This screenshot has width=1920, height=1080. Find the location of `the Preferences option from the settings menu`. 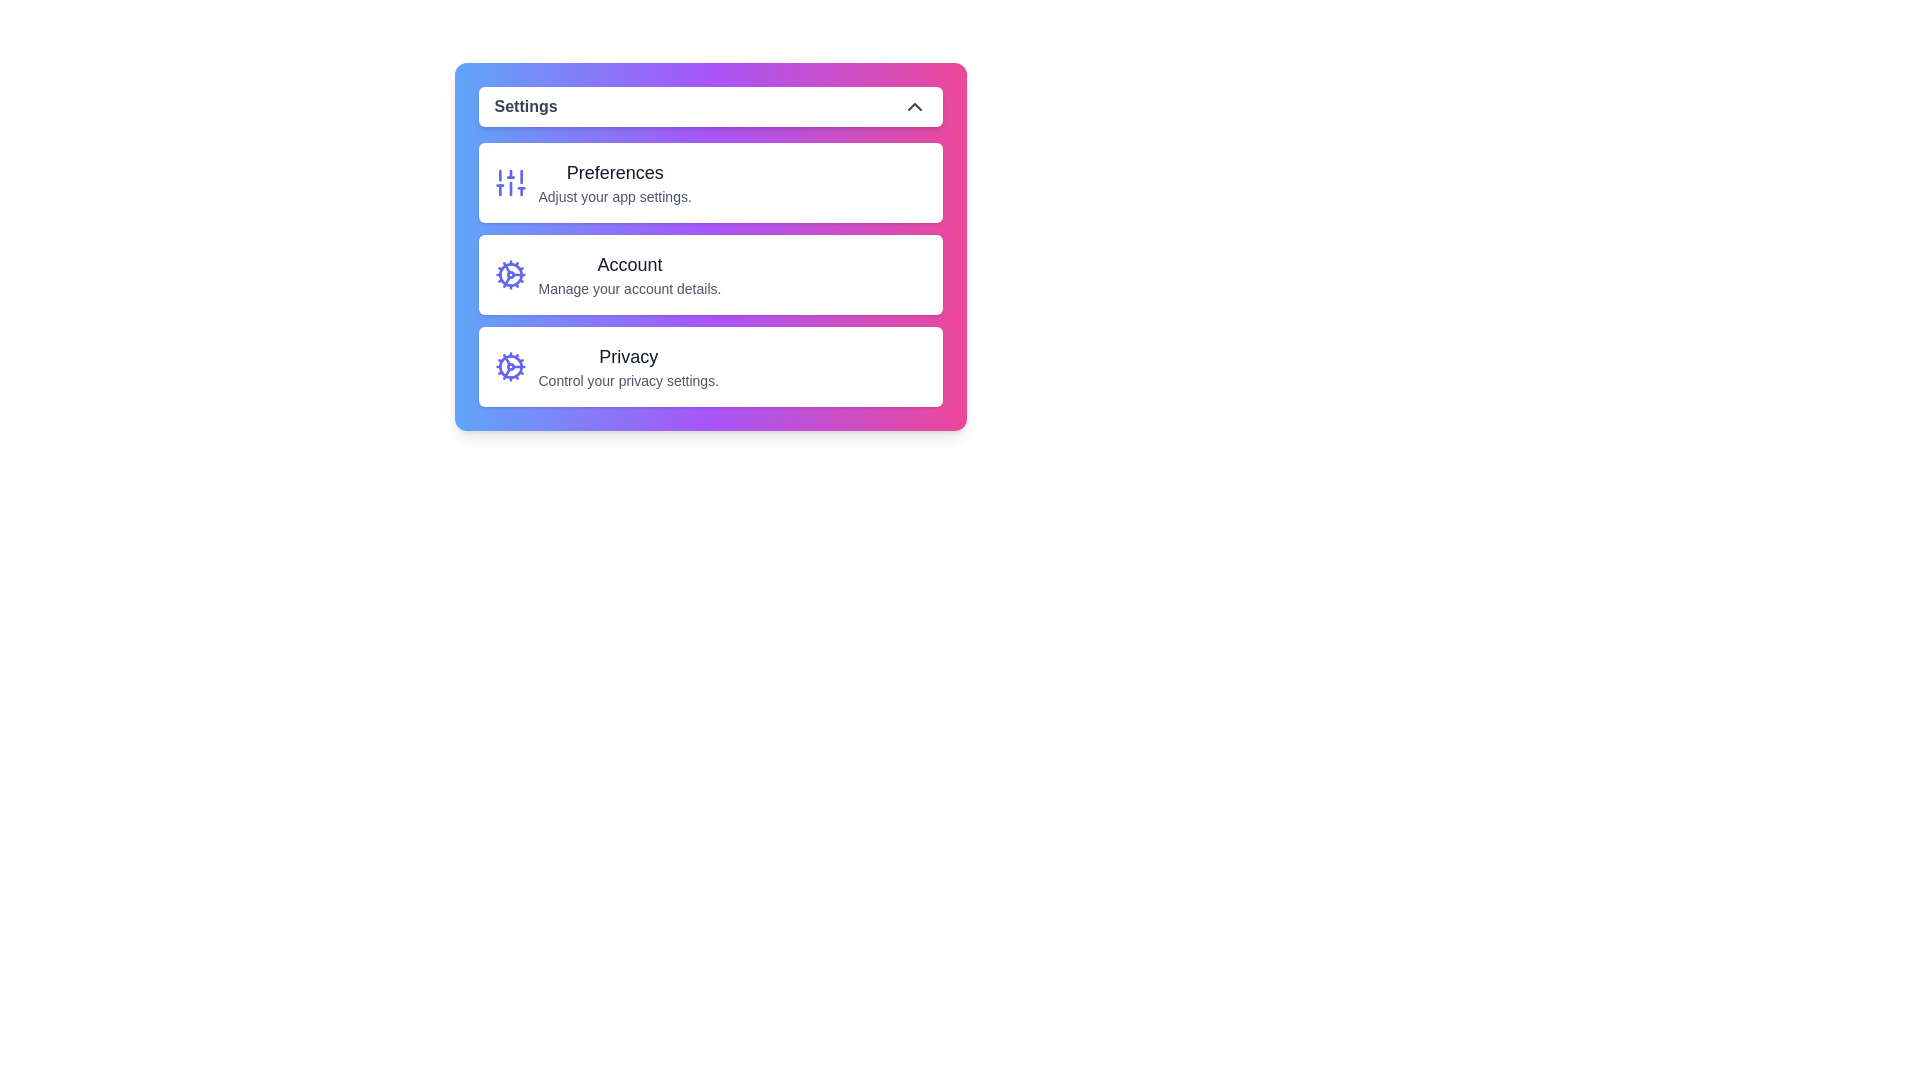

the Preferences option from the settings menu is located at coordinates (710, 182).